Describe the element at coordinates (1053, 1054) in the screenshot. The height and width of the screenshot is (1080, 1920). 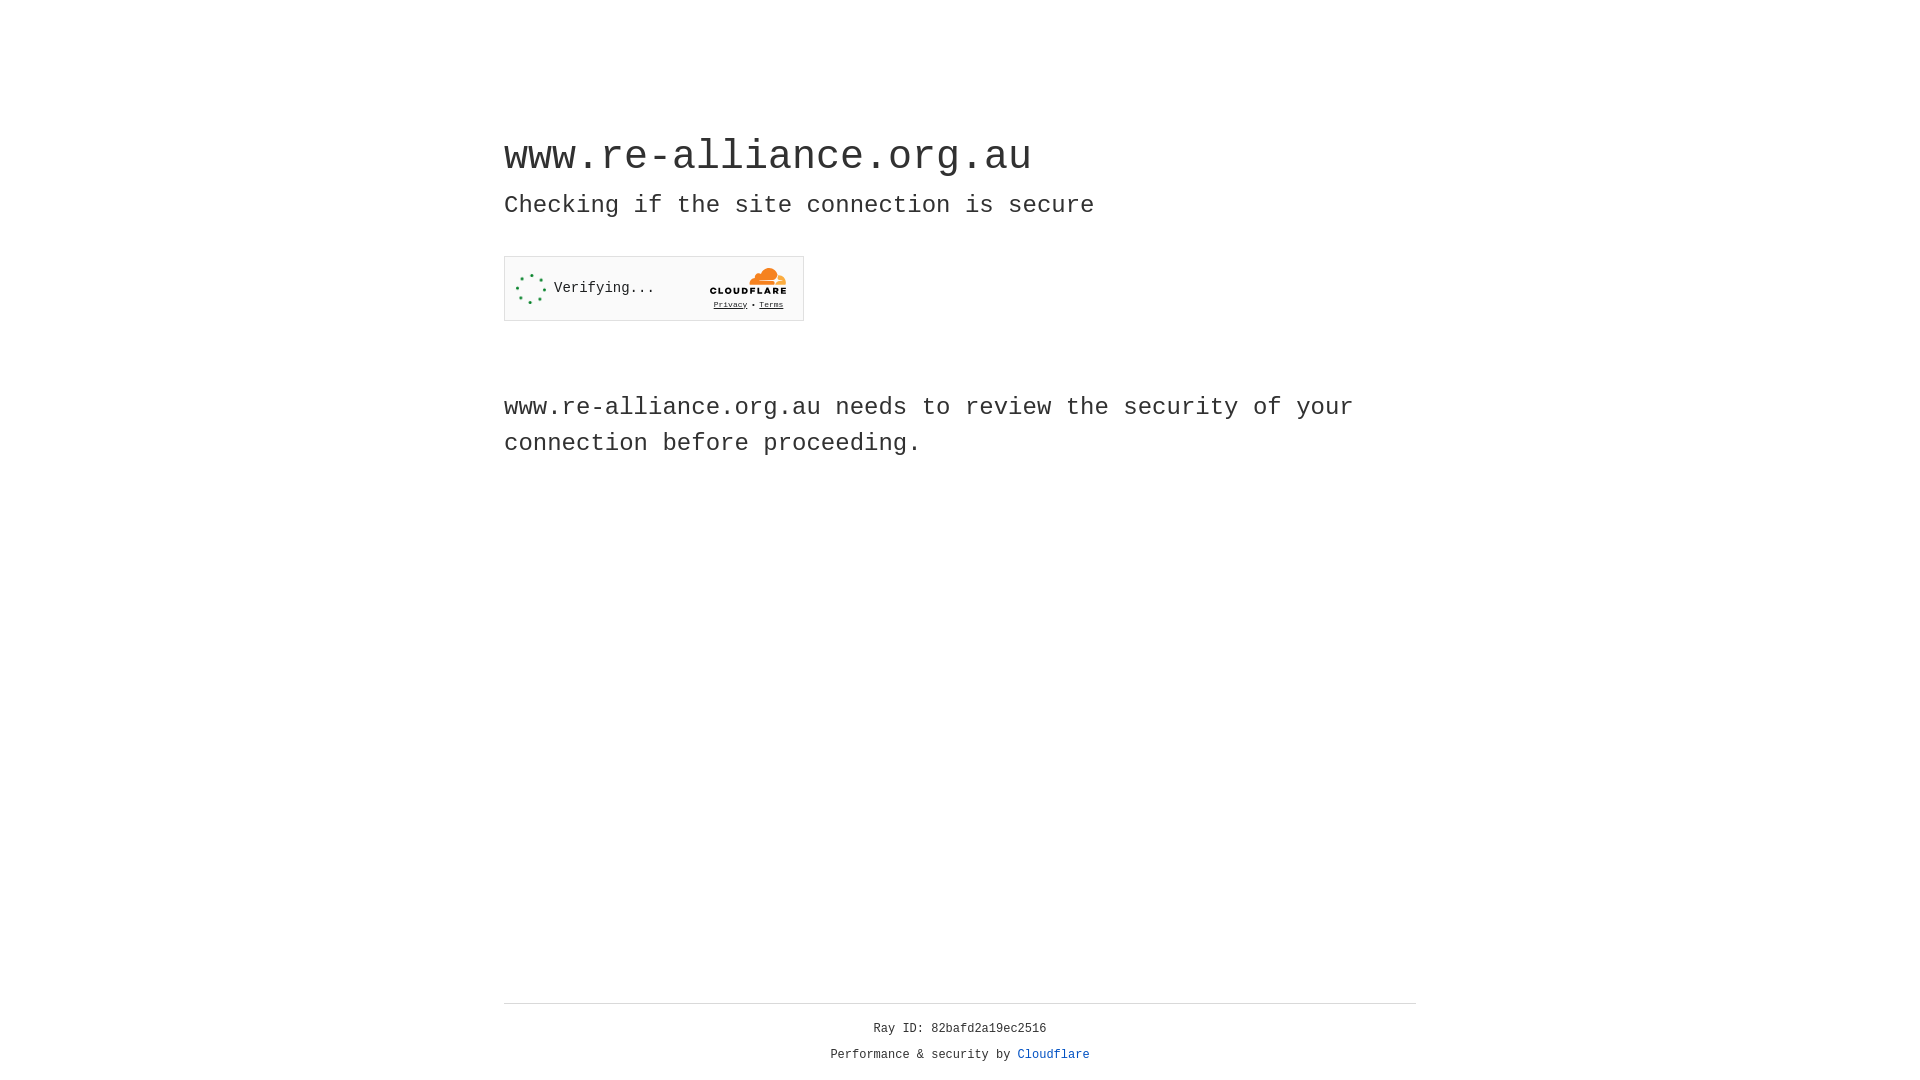
I see `'Cloudflare'` at that location.